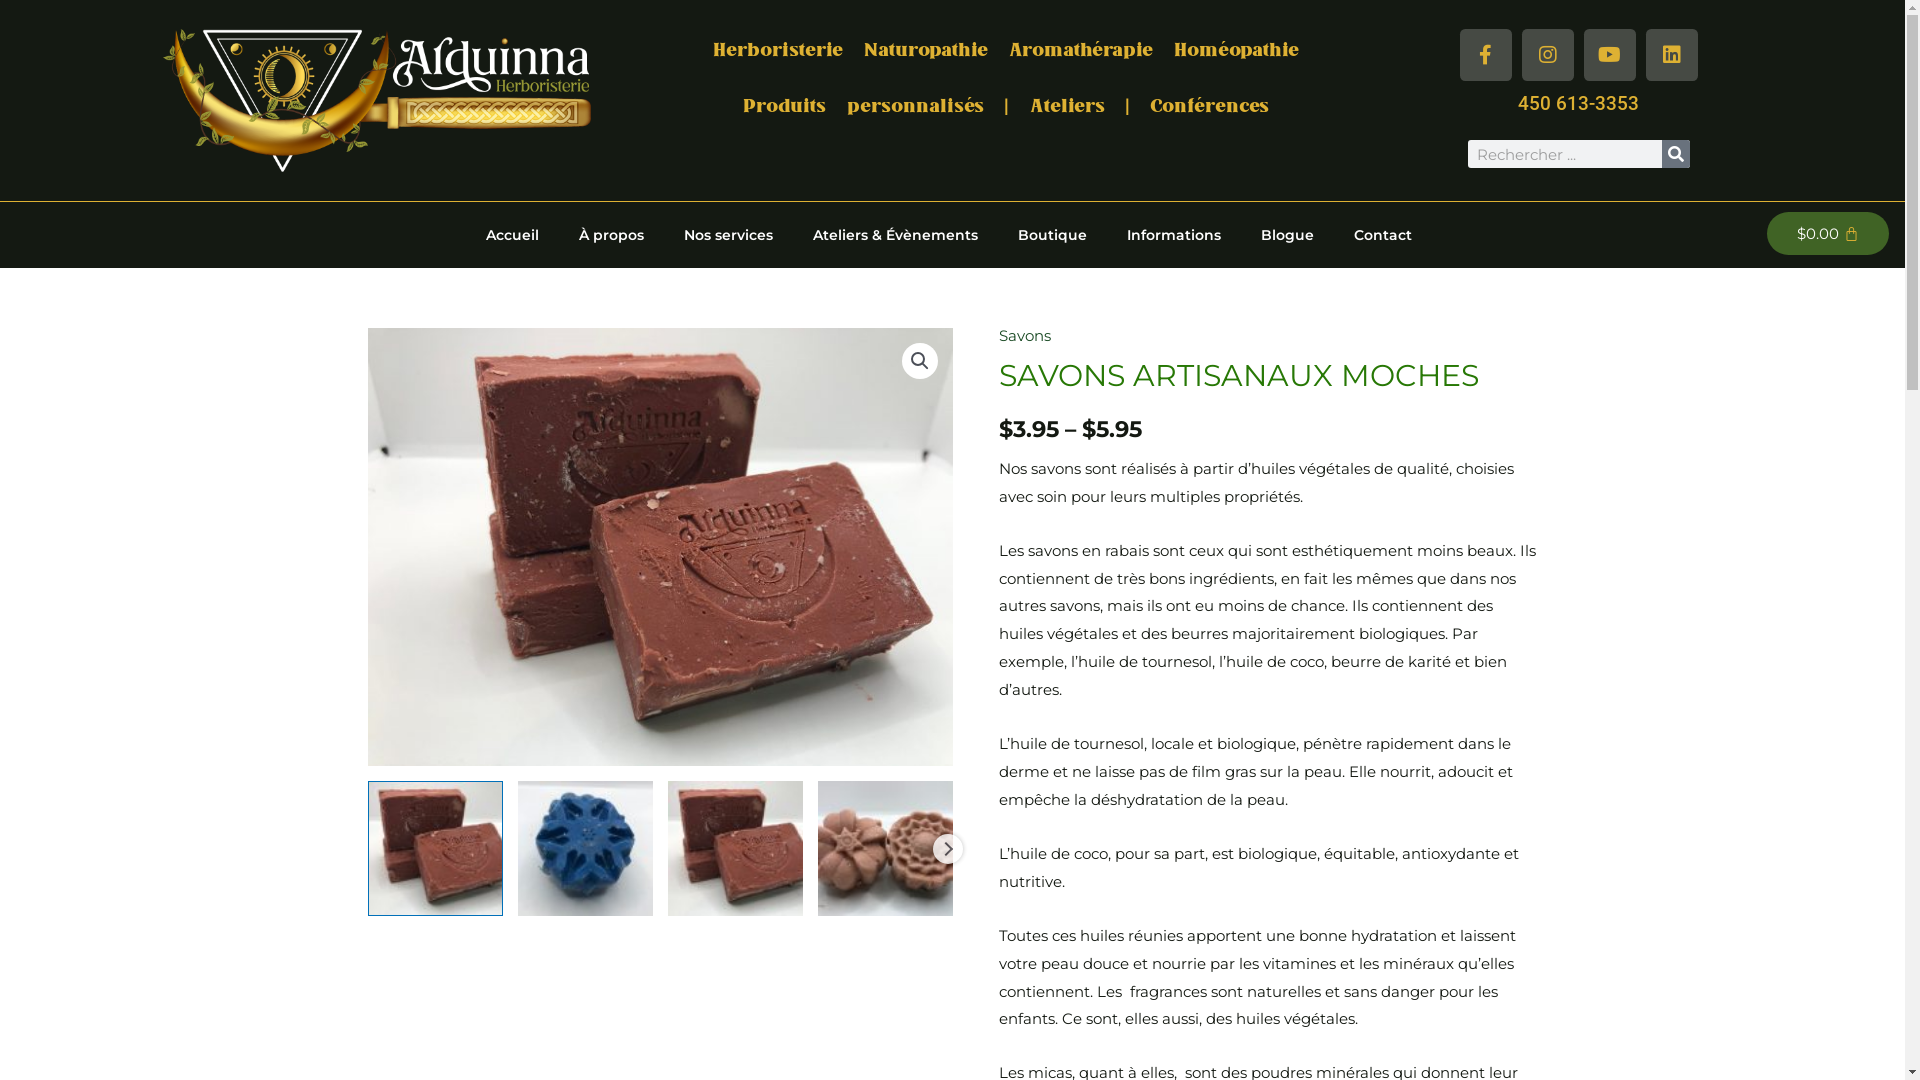 The height and width of the screenshot is (1080, 1920). What do you see at coordinates (1334, 234) in the screenshot?
I see `'Contact'` at bounding box center [1334, 234].